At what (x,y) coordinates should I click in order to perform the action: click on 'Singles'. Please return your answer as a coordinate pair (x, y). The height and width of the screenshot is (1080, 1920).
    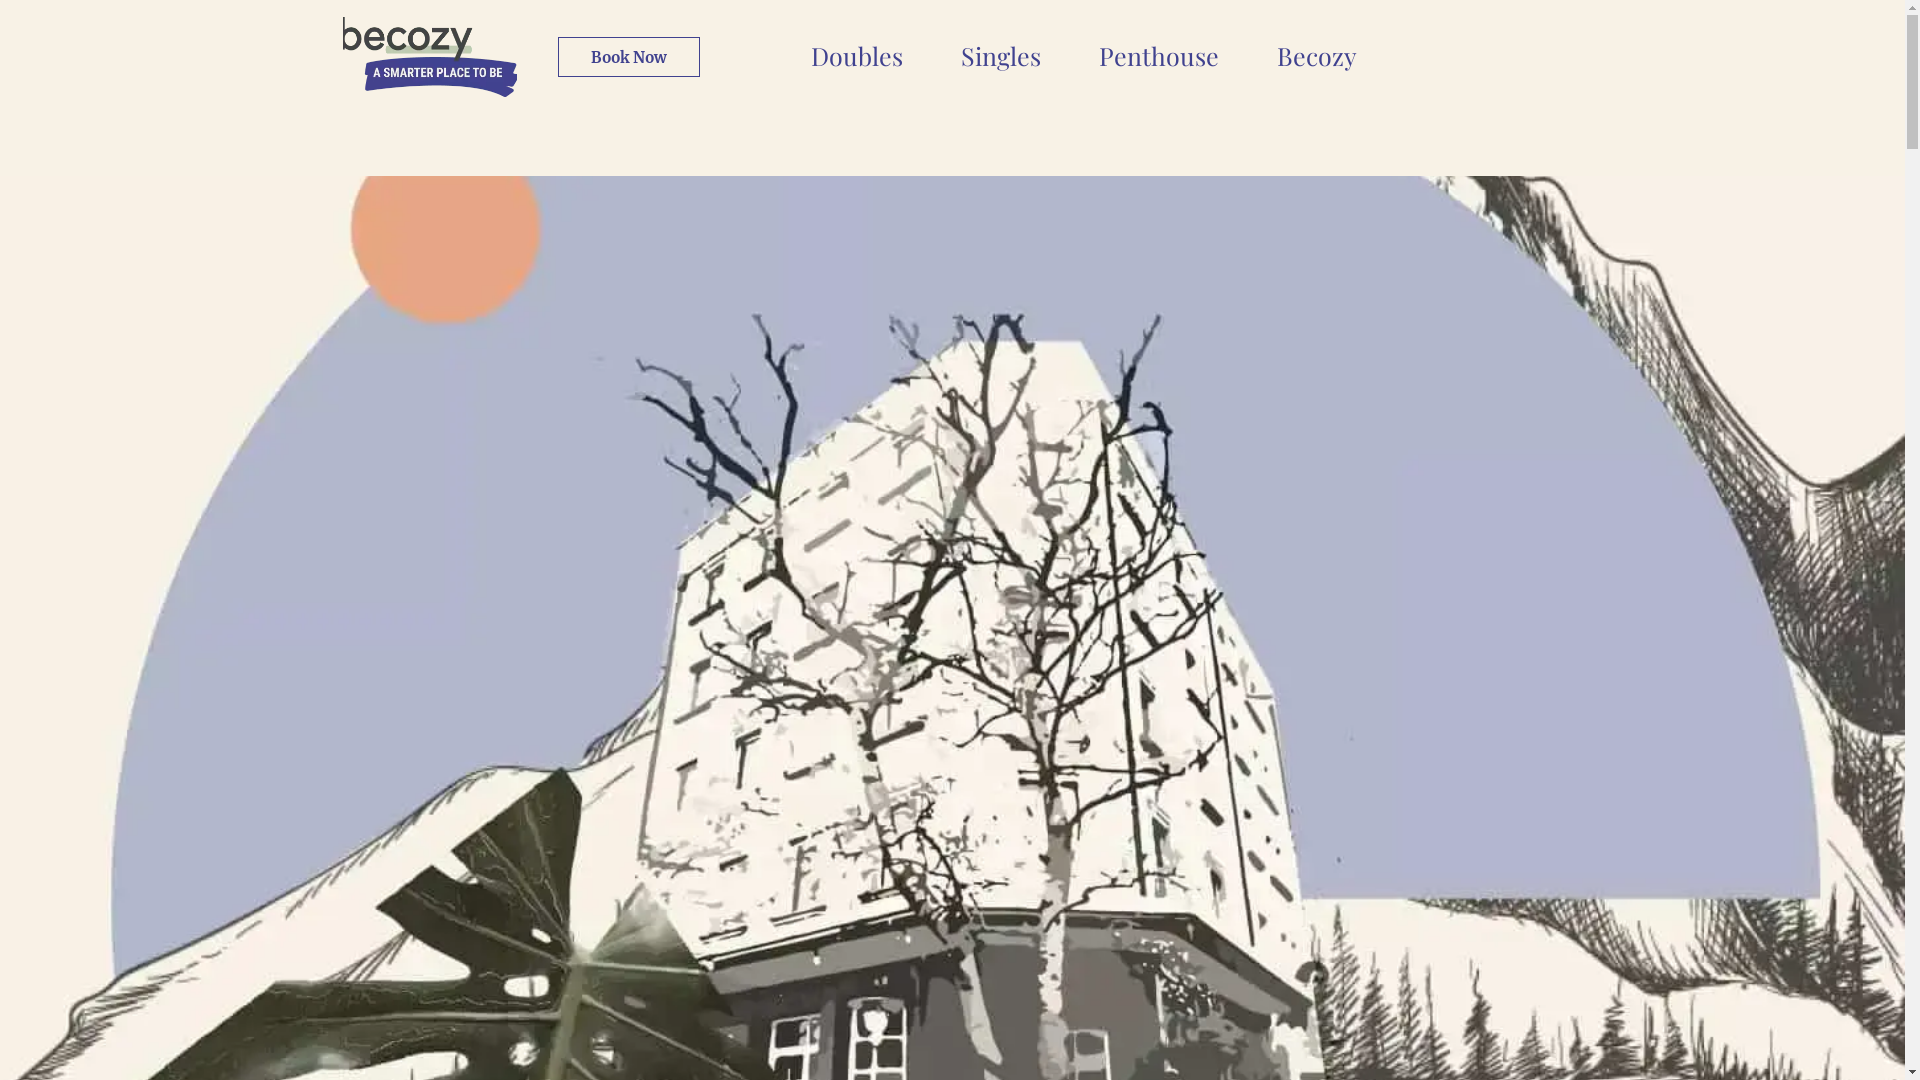
    Looking at the image, I should click on (1001, 54).